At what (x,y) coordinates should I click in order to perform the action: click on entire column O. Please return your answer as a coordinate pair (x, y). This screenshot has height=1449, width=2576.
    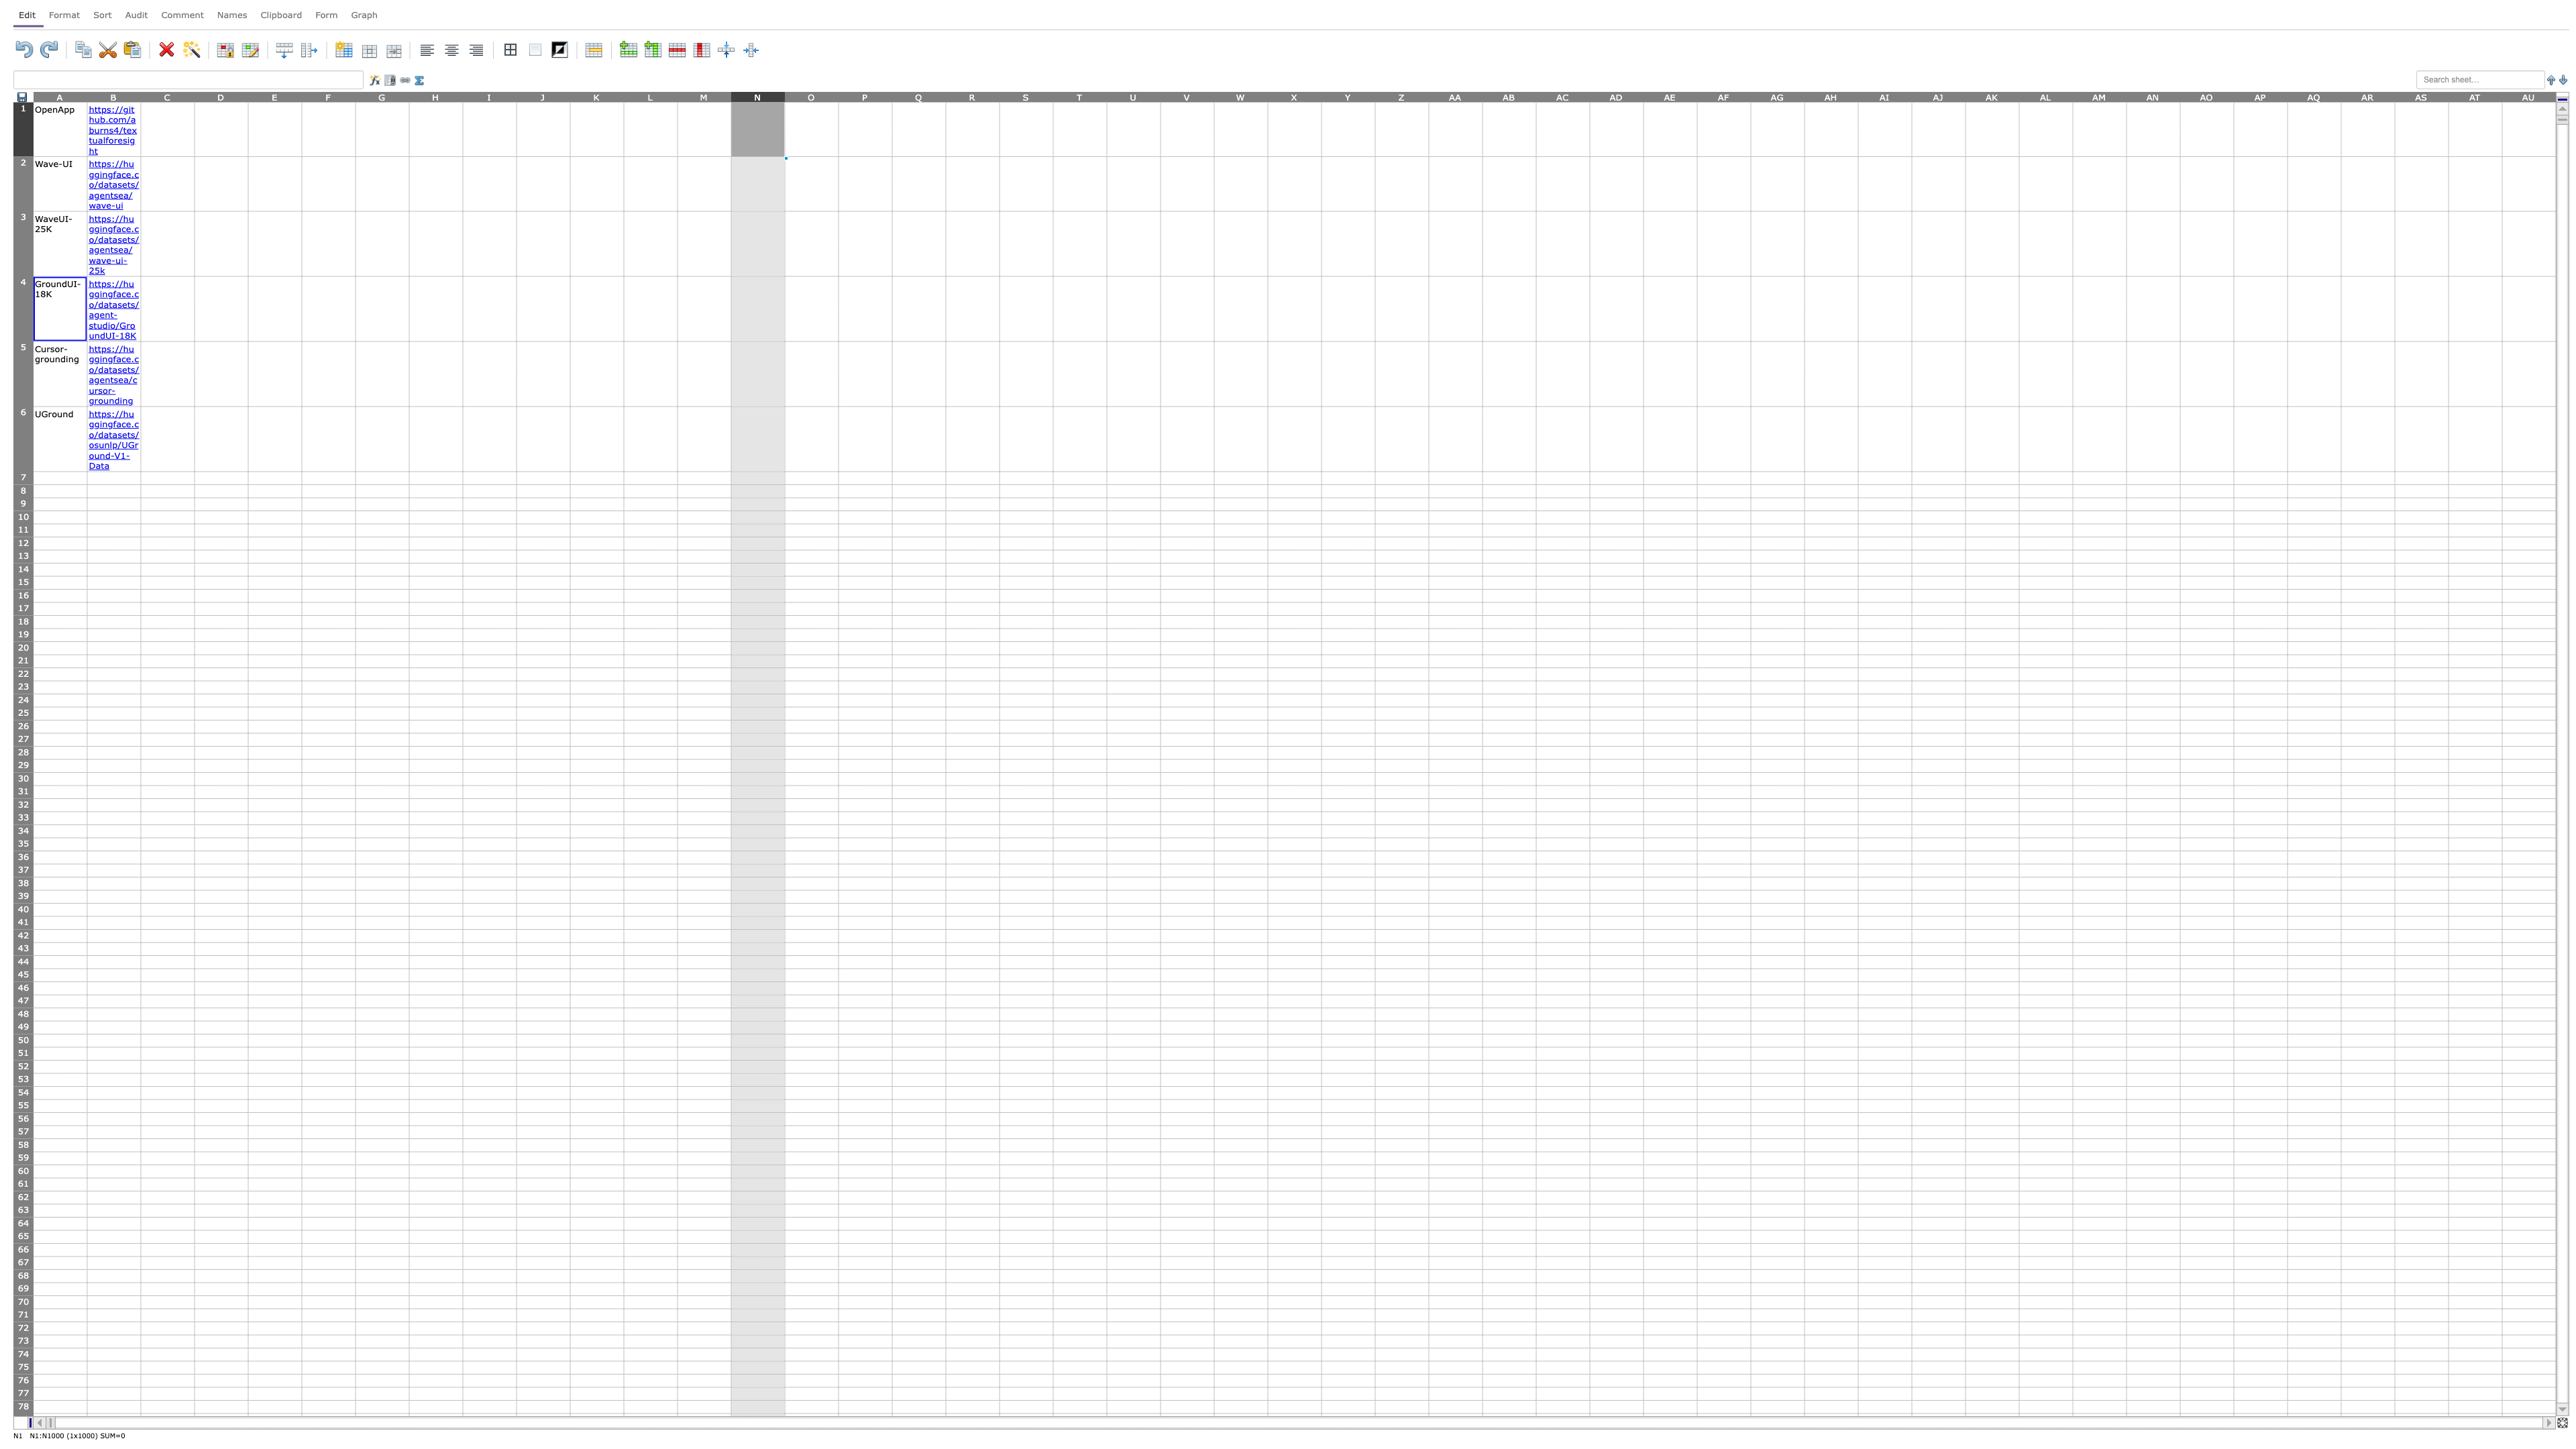
    Looking at the image, I should click on (810, 95).